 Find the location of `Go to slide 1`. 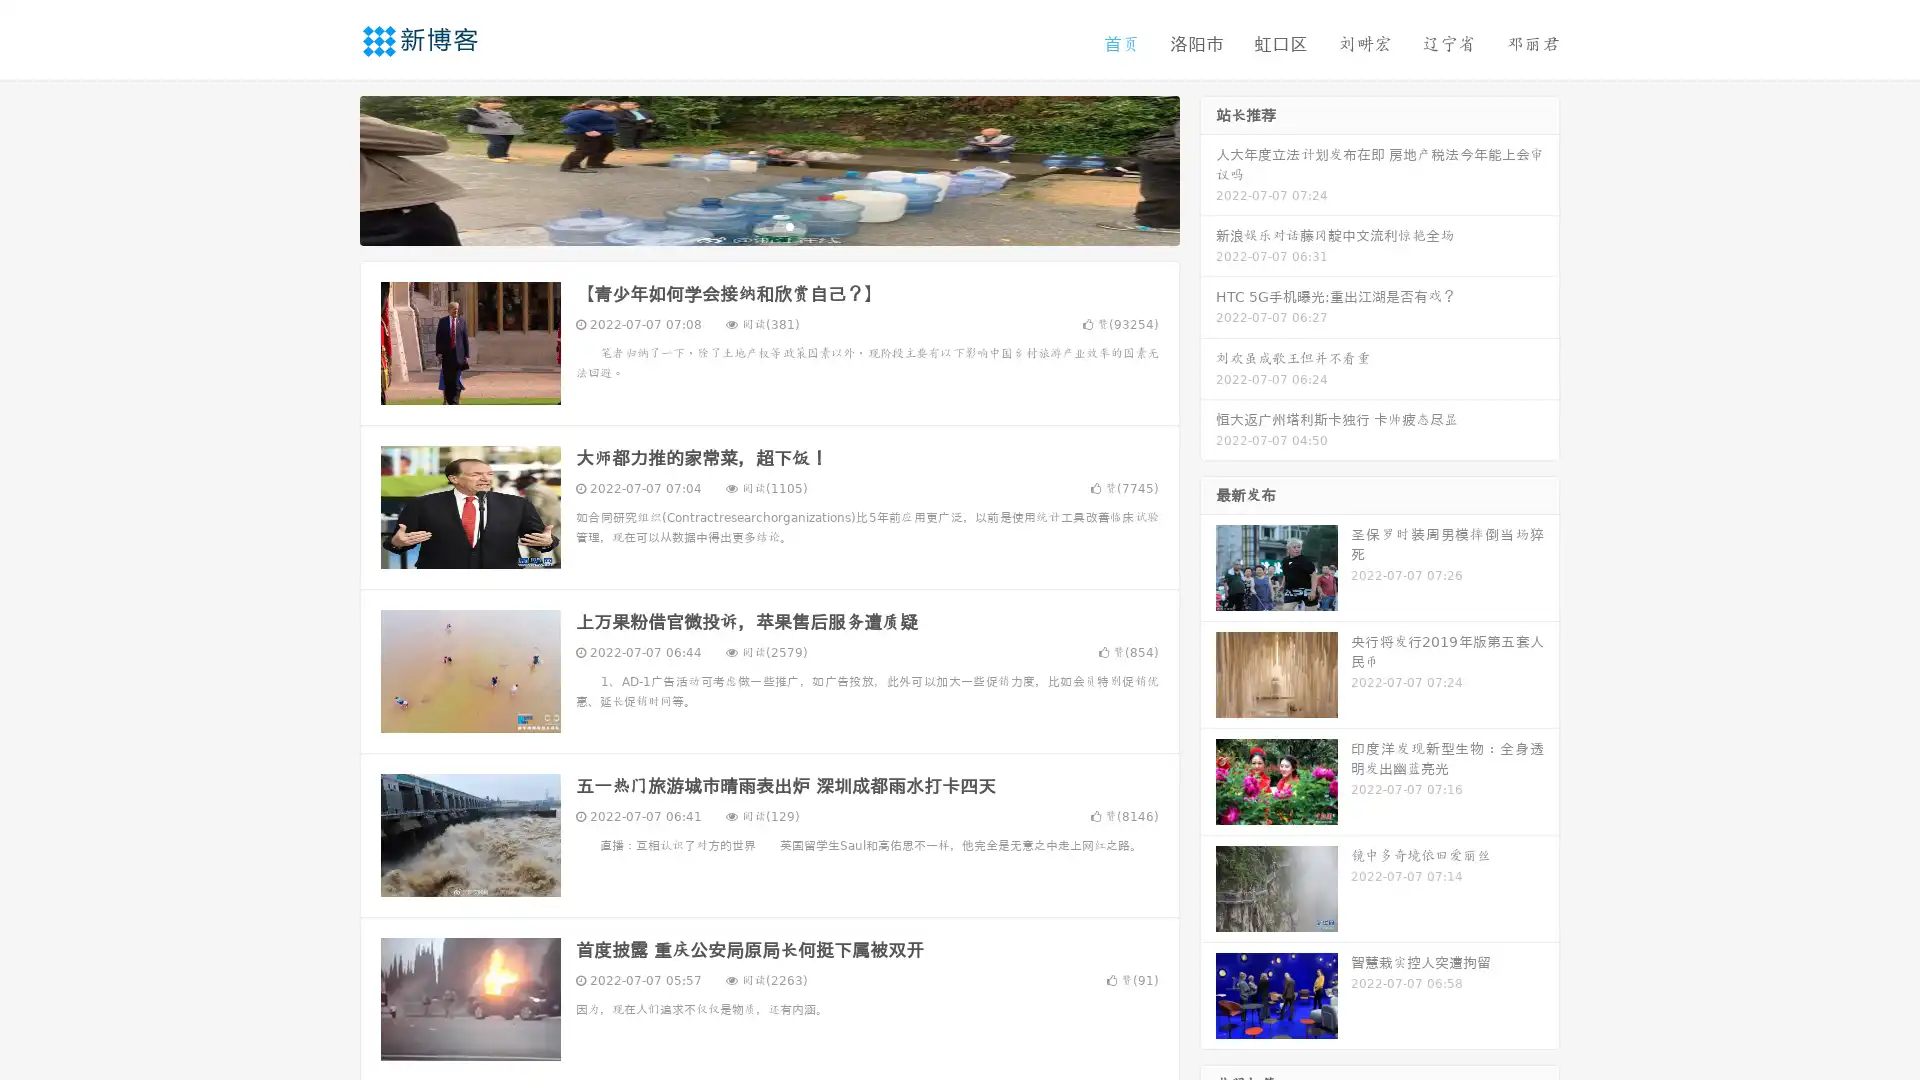

Go to slide 1 is located at coordinates (748, 225).